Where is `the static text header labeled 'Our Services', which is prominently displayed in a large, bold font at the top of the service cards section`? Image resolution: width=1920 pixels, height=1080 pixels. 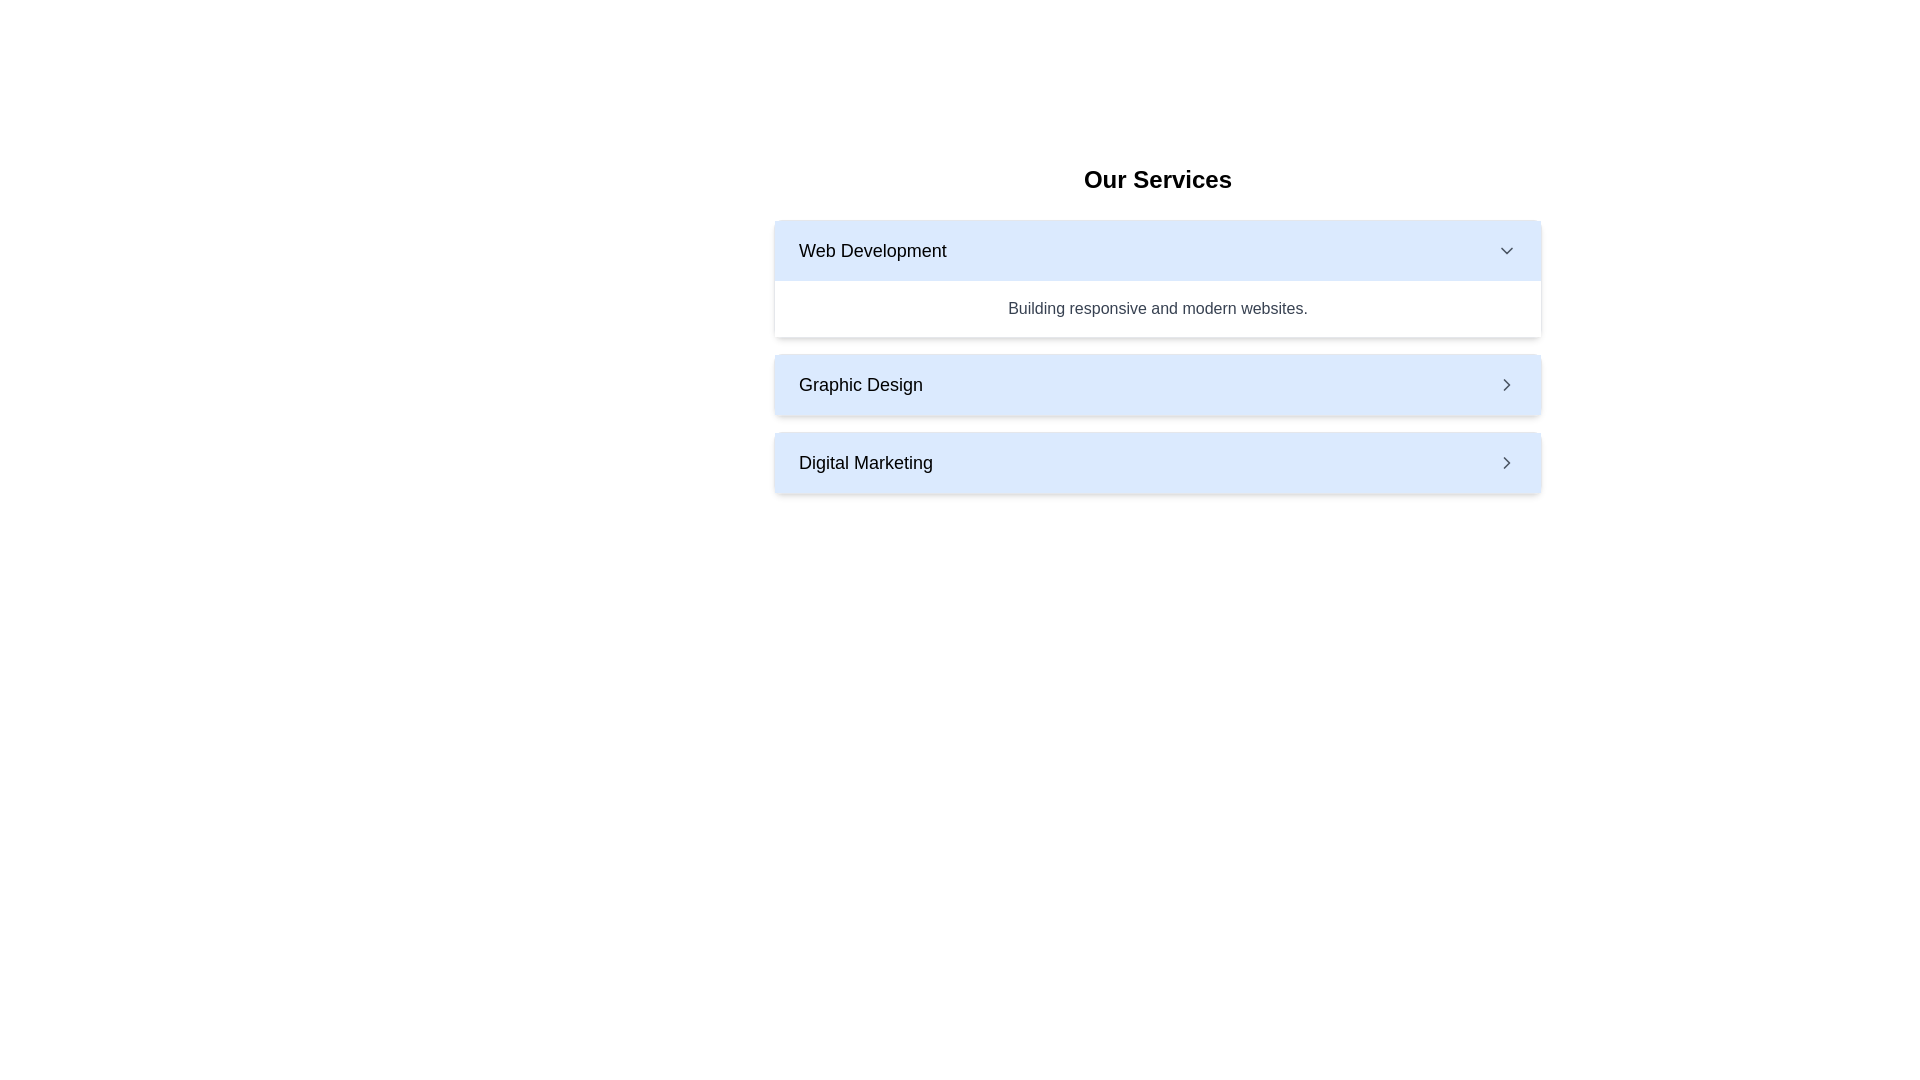 the static text header labeled 'Our Services', which is prominently displayed in a large, bold font at the top of the service cards section is located at coordinates (1157, 180).